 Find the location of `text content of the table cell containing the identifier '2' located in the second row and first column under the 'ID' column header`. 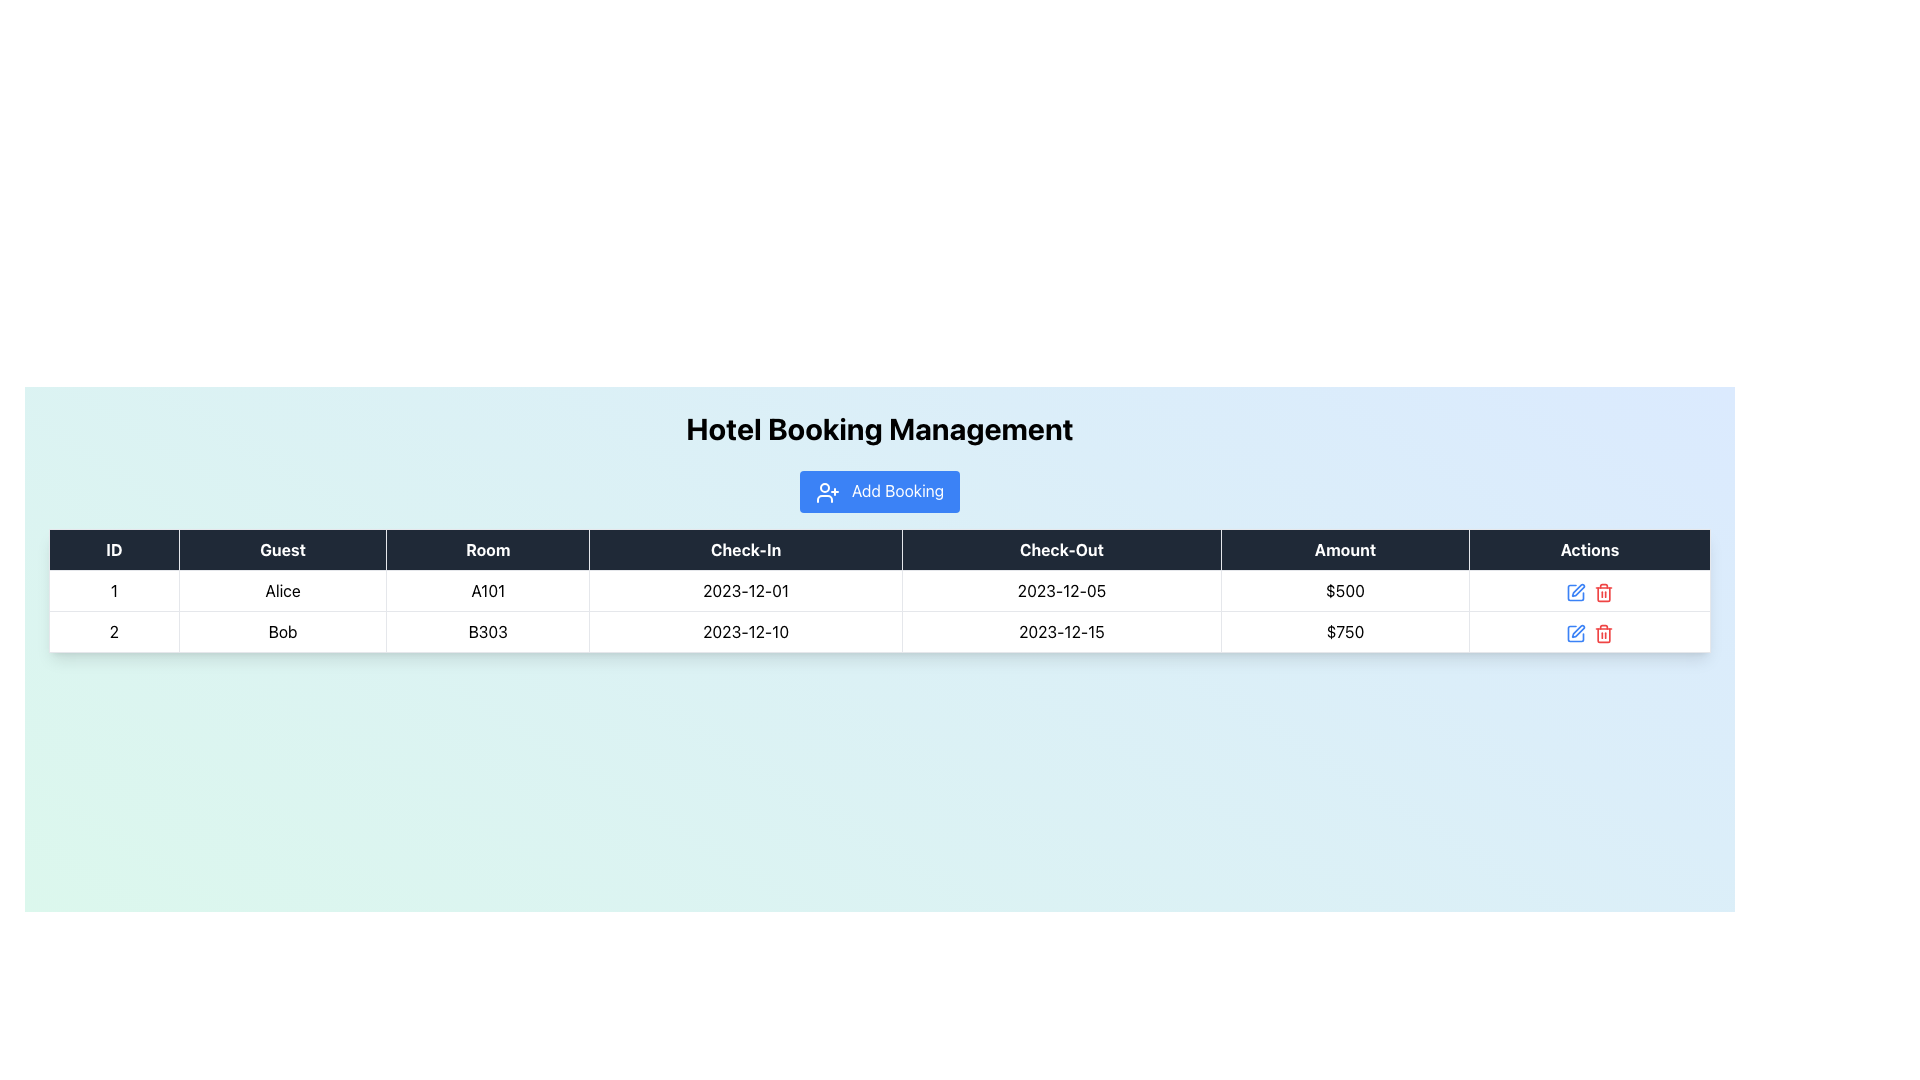

text content of the table cell containing the identifier '2' located in the second row and first column under the 'ID' column header is located at coordinates (113, 631).